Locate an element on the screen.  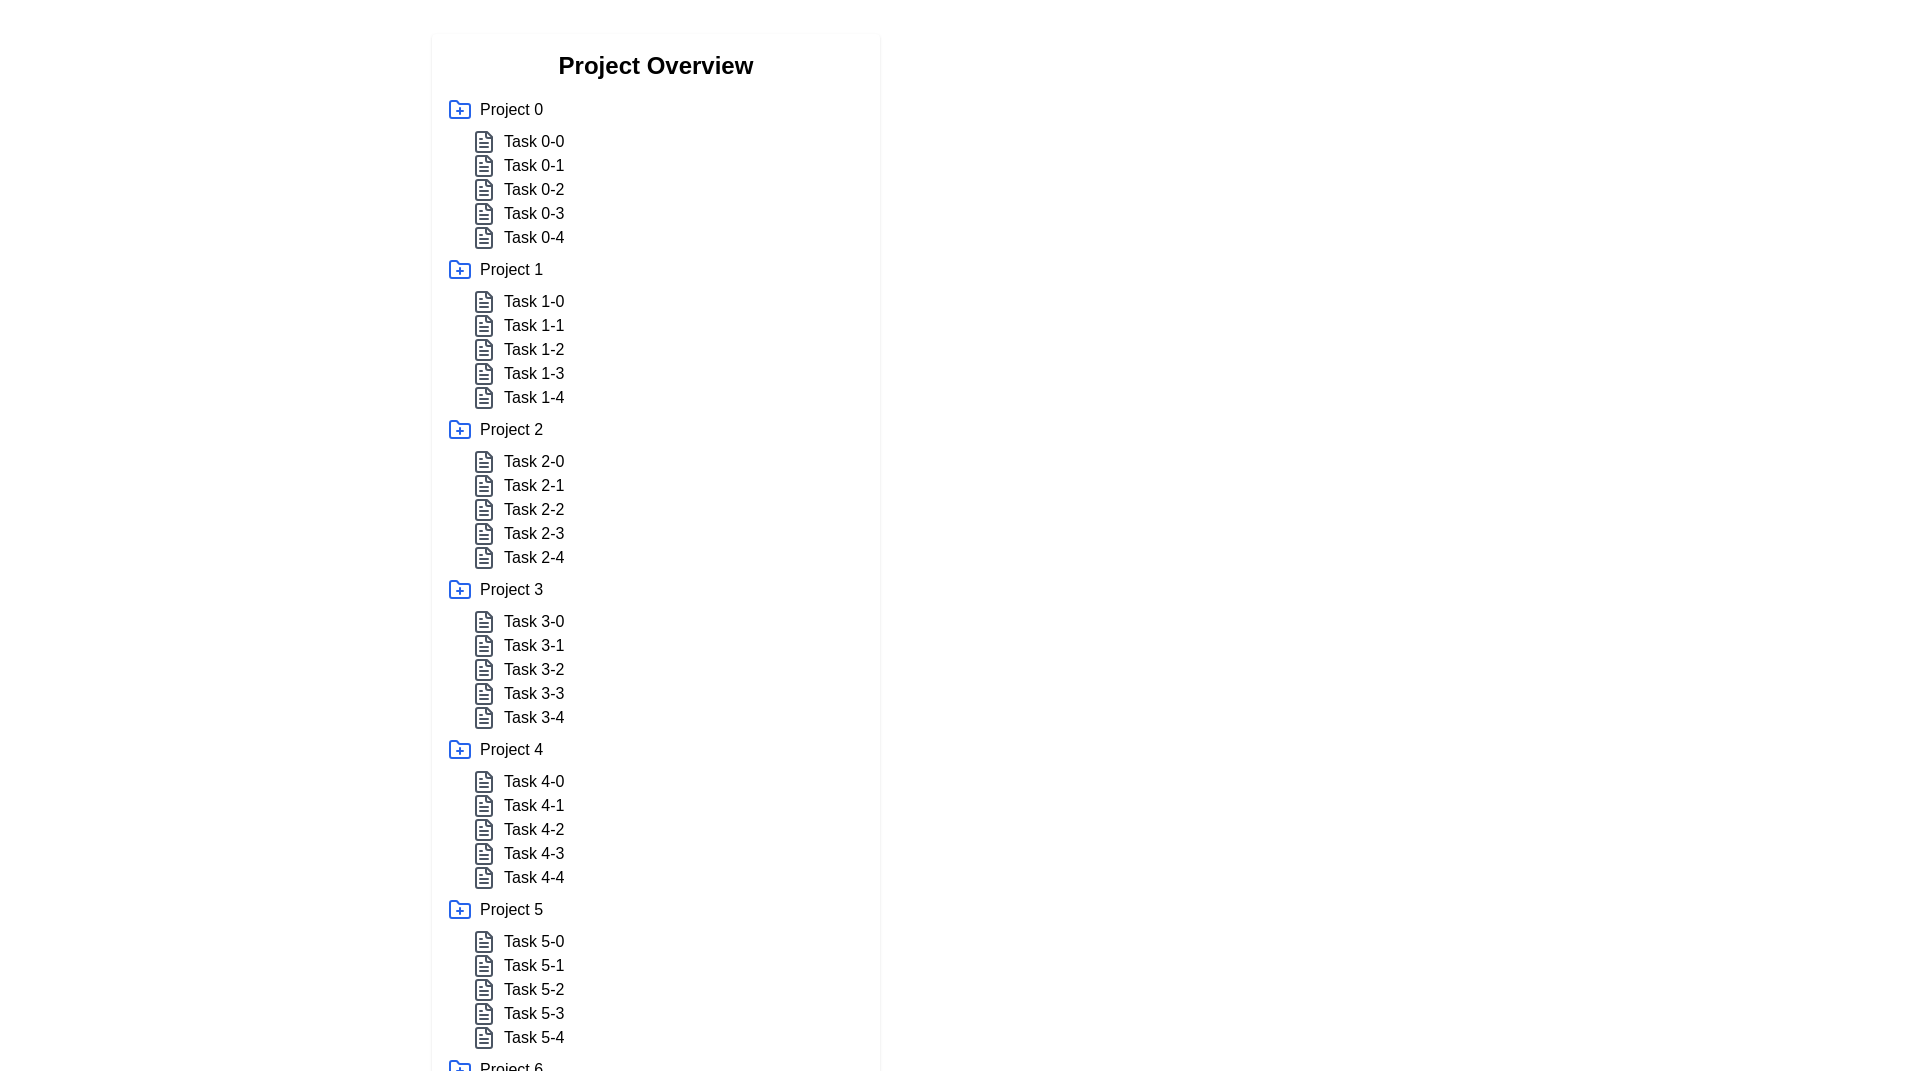
the interactive button or icon is located at coordinates (459, 109).